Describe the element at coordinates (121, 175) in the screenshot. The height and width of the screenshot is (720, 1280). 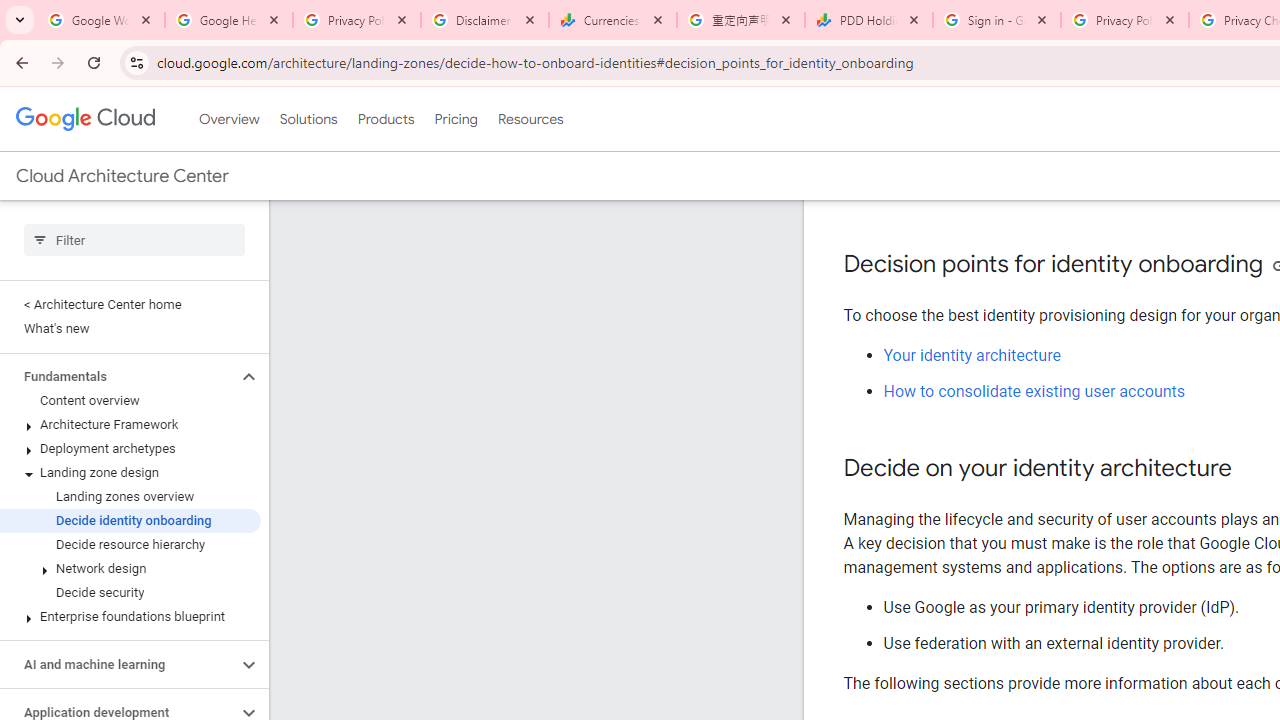
I see `'Cloud Architecture Center'` at that location.